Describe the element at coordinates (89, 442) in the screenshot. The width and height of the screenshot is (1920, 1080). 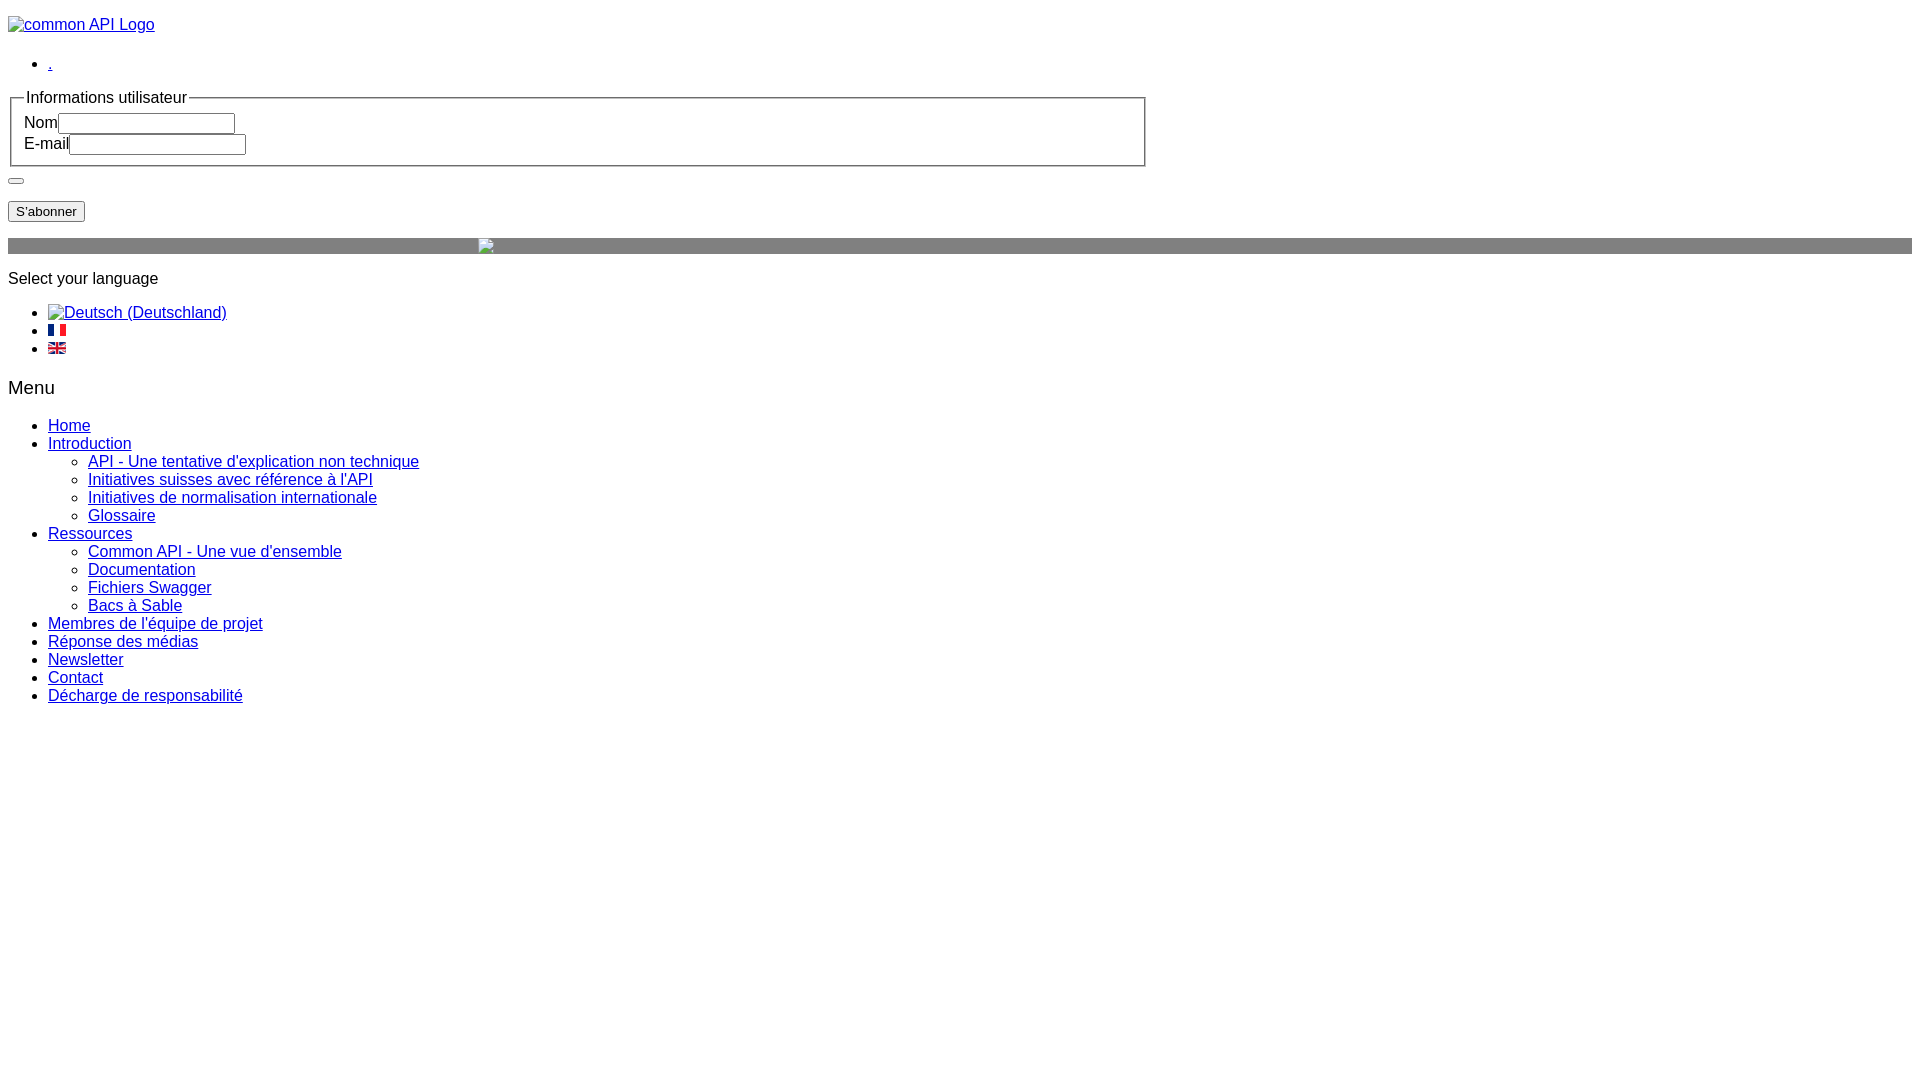
I see `'Introduction'` at that location.